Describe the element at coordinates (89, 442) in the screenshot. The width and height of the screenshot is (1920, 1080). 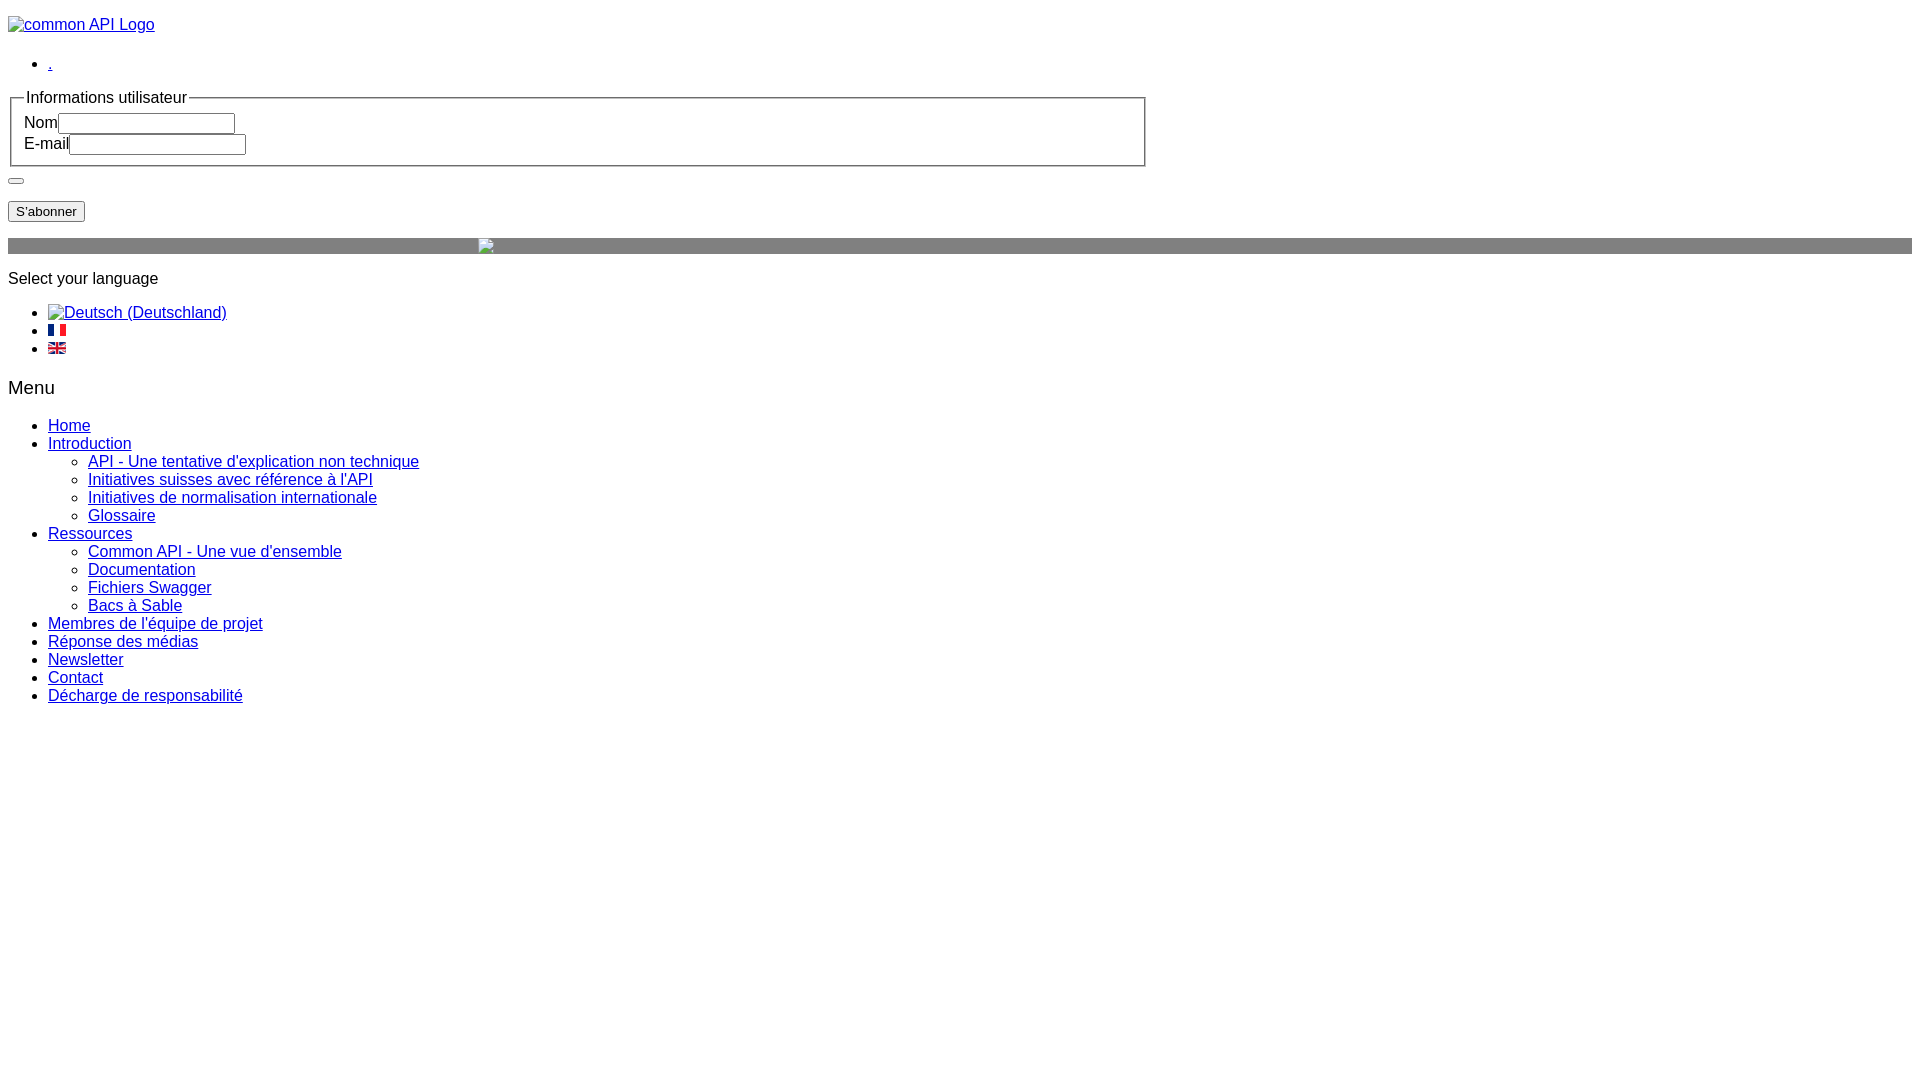
I see `'Introduction'` at that location.